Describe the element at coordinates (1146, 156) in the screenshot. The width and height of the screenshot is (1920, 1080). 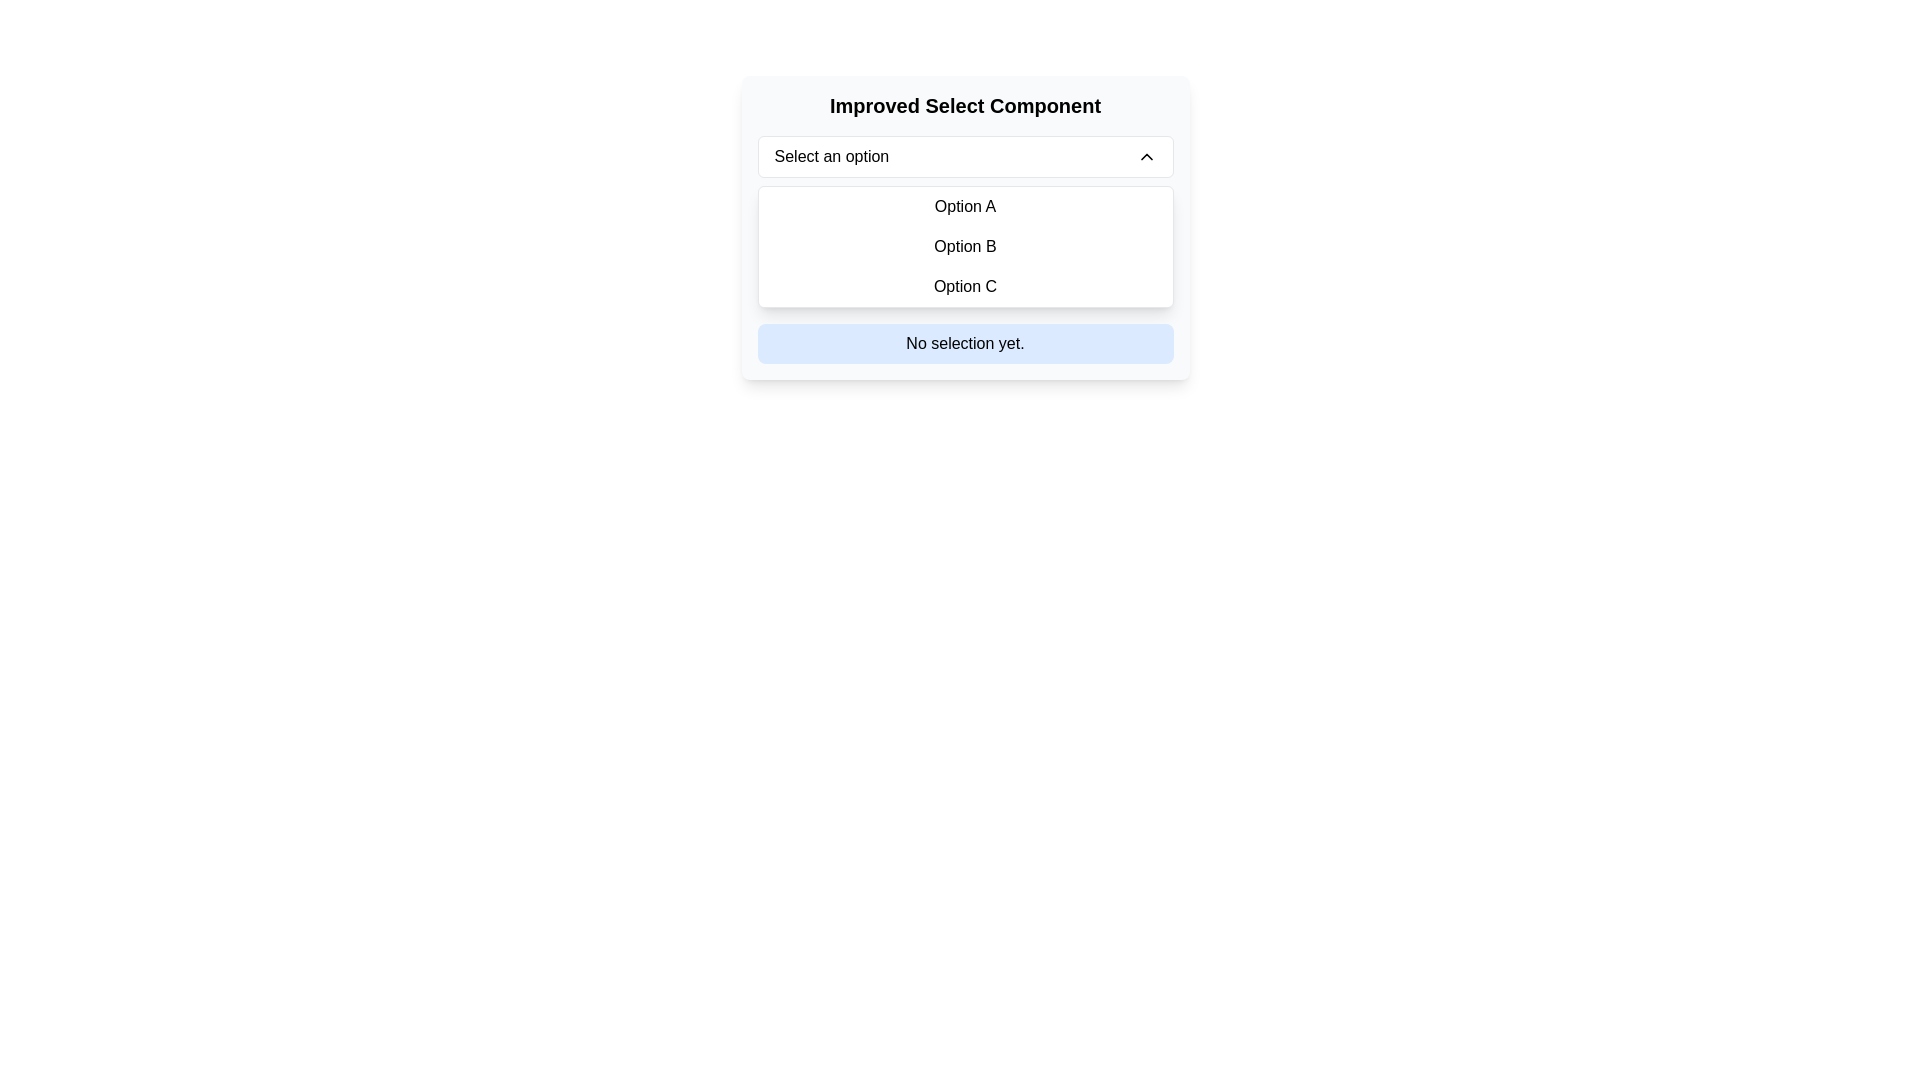
I see `the chevron icon located to the far right of the 'Select an option' dropdown button` at that location.